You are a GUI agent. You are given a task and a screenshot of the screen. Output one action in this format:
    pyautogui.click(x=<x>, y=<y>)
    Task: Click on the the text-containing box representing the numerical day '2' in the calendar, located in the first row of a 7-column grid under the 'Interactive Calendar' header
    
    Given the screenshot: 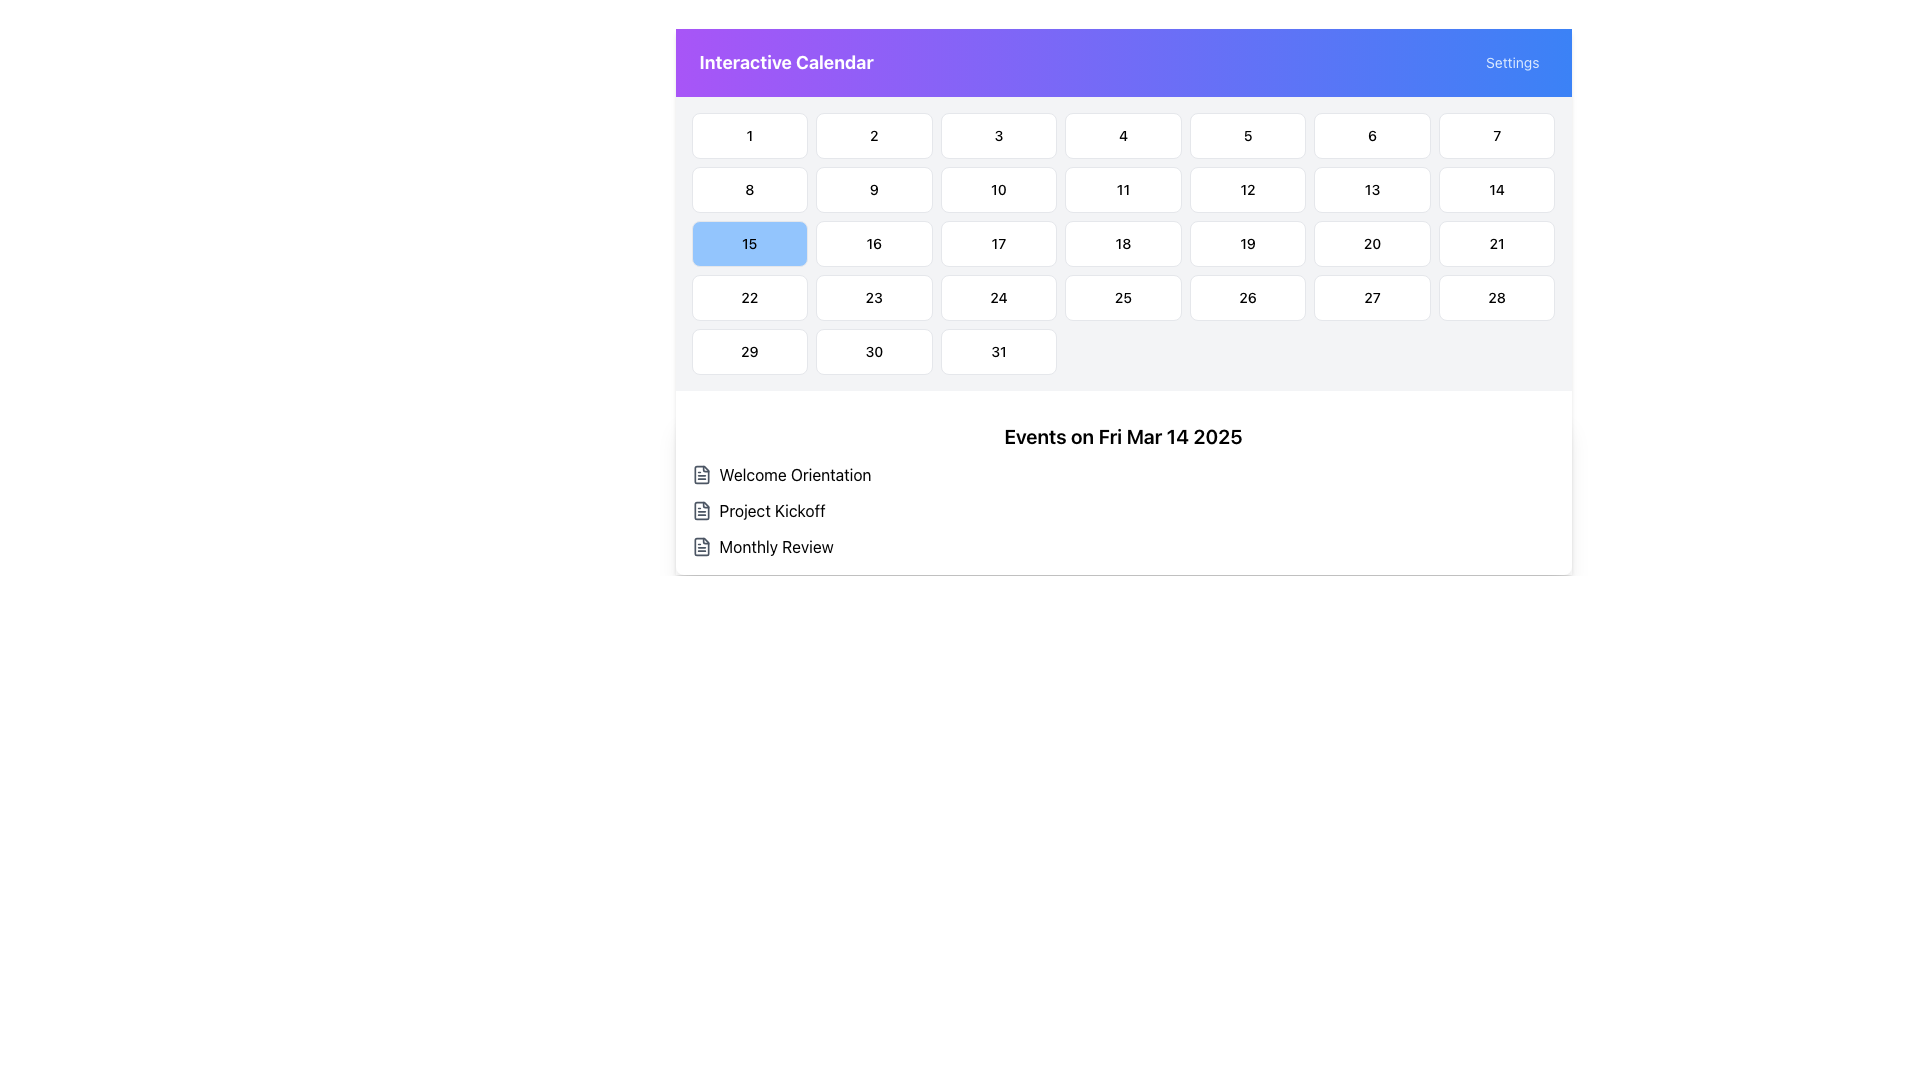 What is the action you would take?
    pyautogui.click(x=874, y=135)
    